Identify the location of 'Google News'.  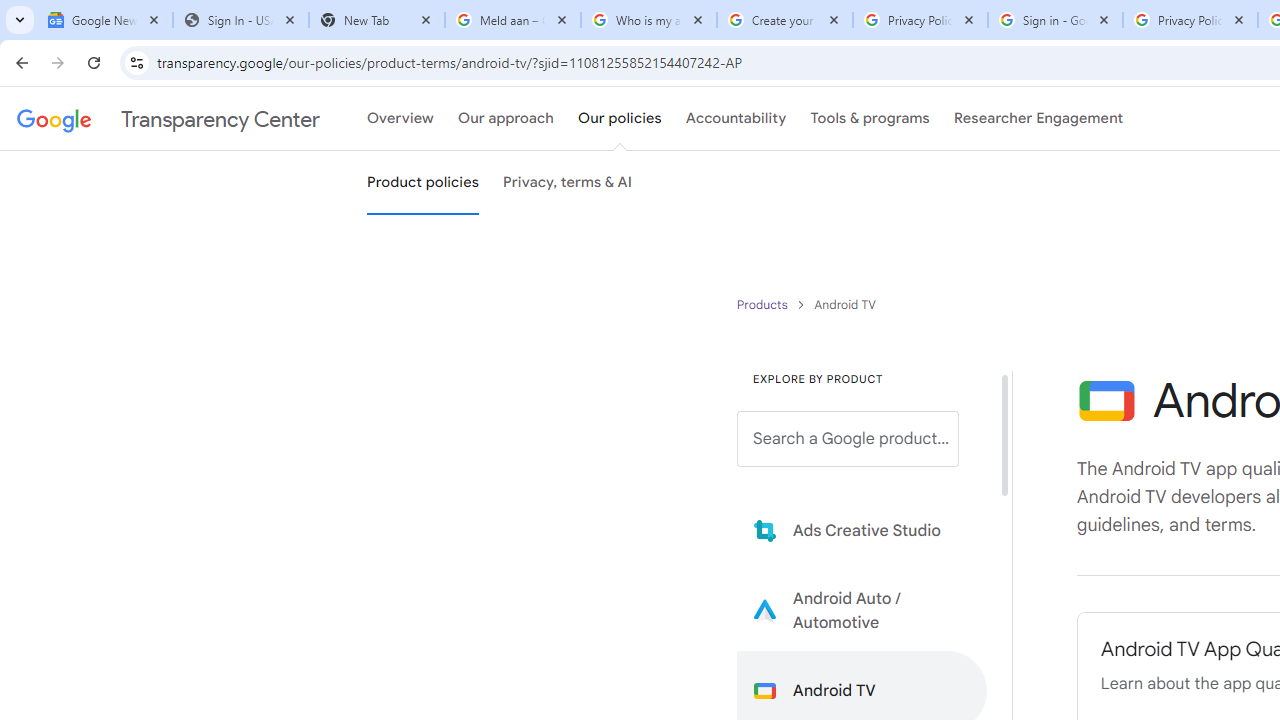
(103, 20).